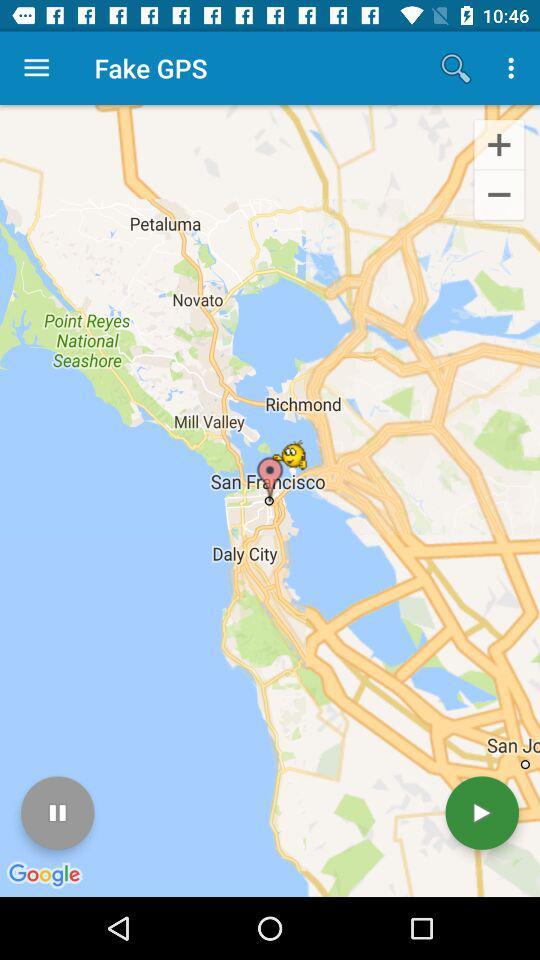 This screenshot has width=540, height=960. What do you see at coordinates (455, 68) in the screenshot?
I see `app next to the fake gps icon` at bounding box center [455, 68].